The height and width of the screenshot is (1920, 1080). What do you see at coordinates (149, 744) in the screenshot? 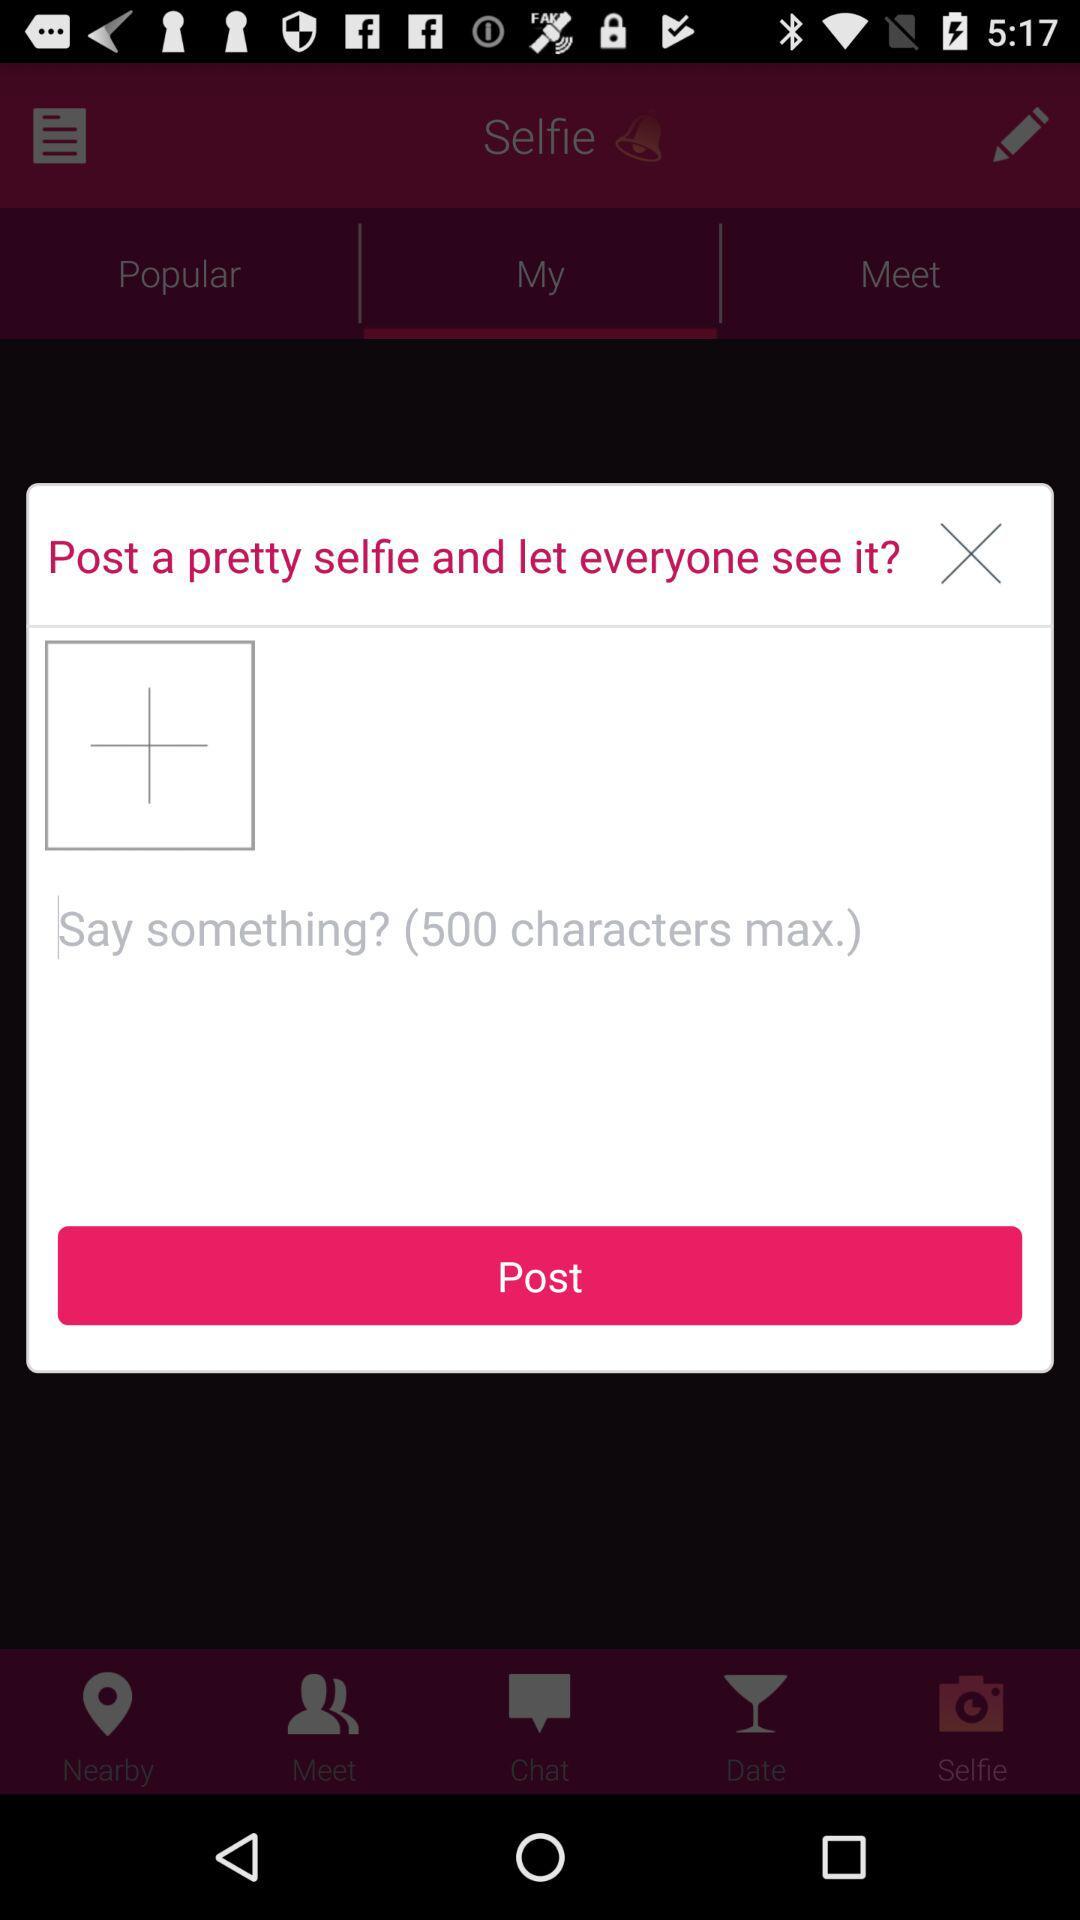
I see `adding` at bounding box center [149, 744].